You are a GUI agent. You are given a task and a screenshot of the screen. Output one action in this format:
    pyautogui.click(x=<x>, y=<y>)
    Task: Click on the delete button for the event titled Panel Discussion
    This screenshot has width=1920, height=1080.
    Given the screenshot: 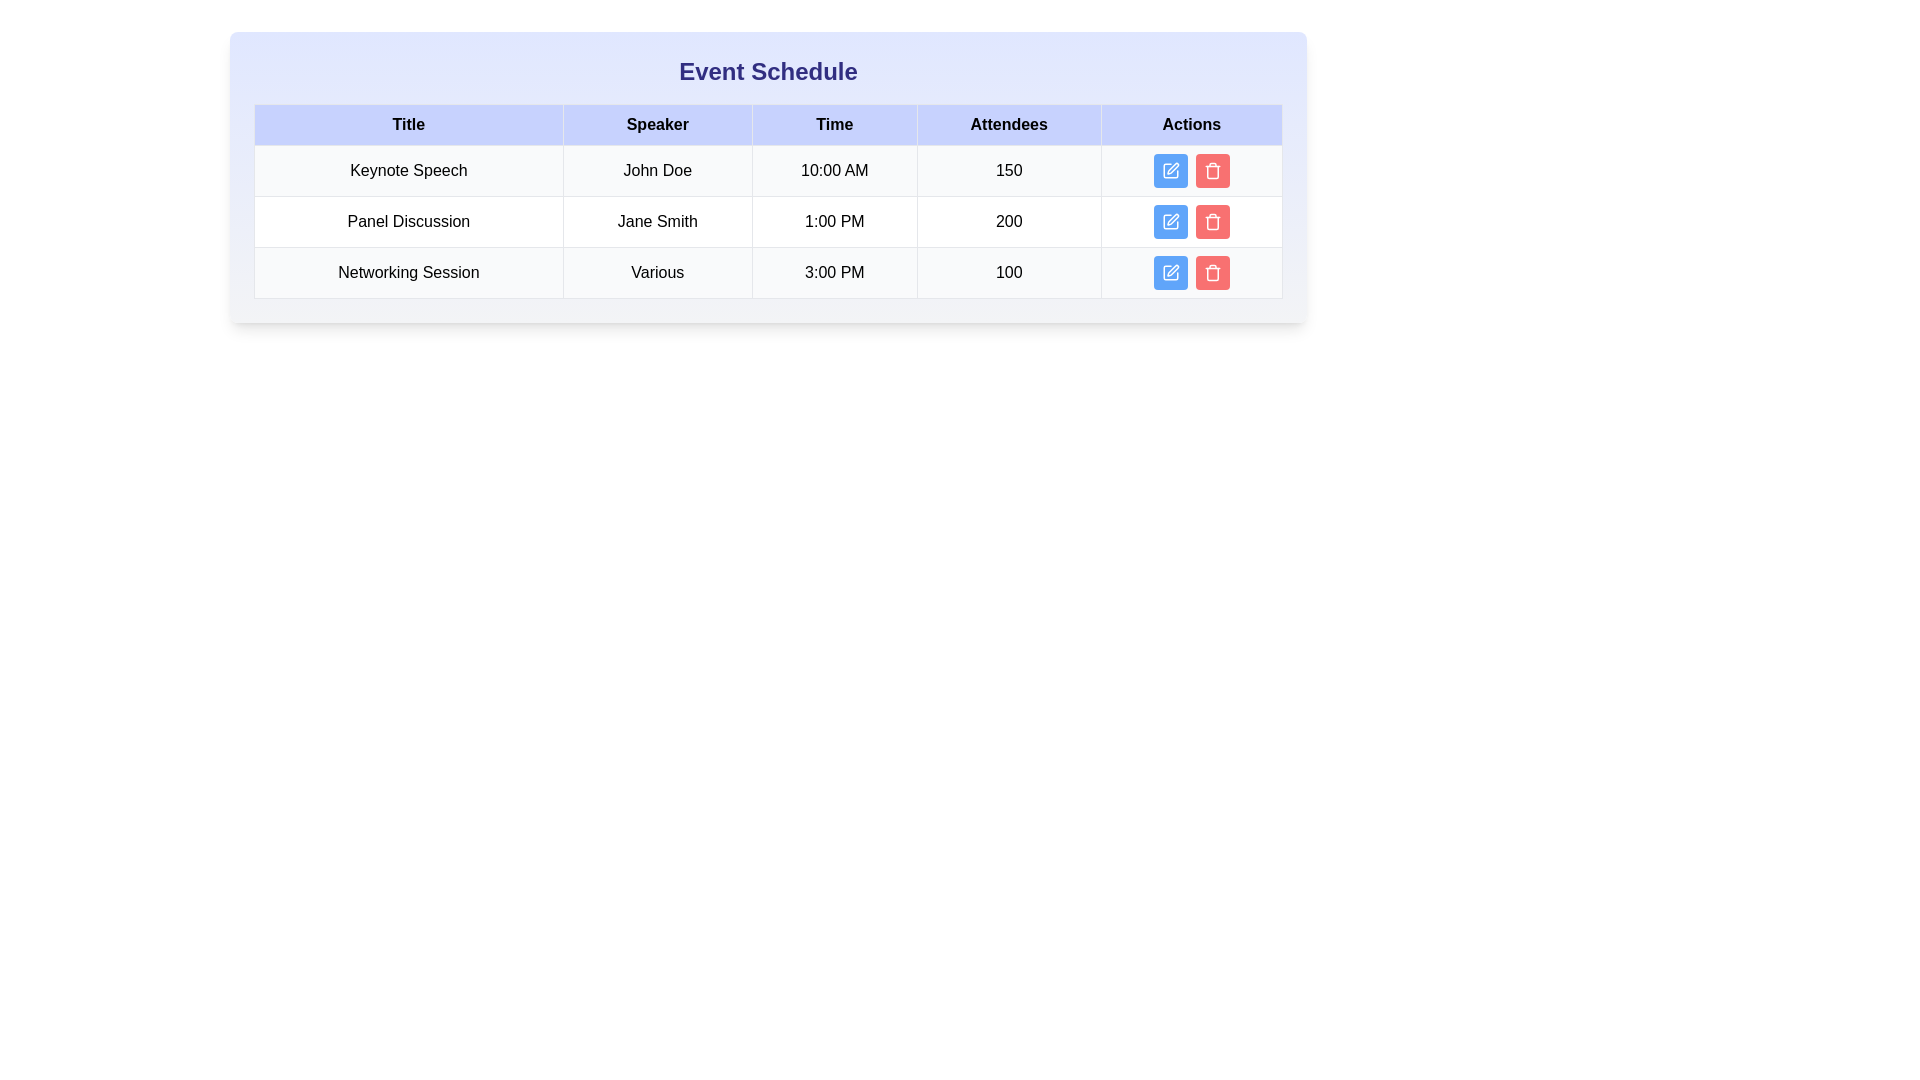 What is the action you would take?
    pyautogui.click(x=1211, y=222)
    